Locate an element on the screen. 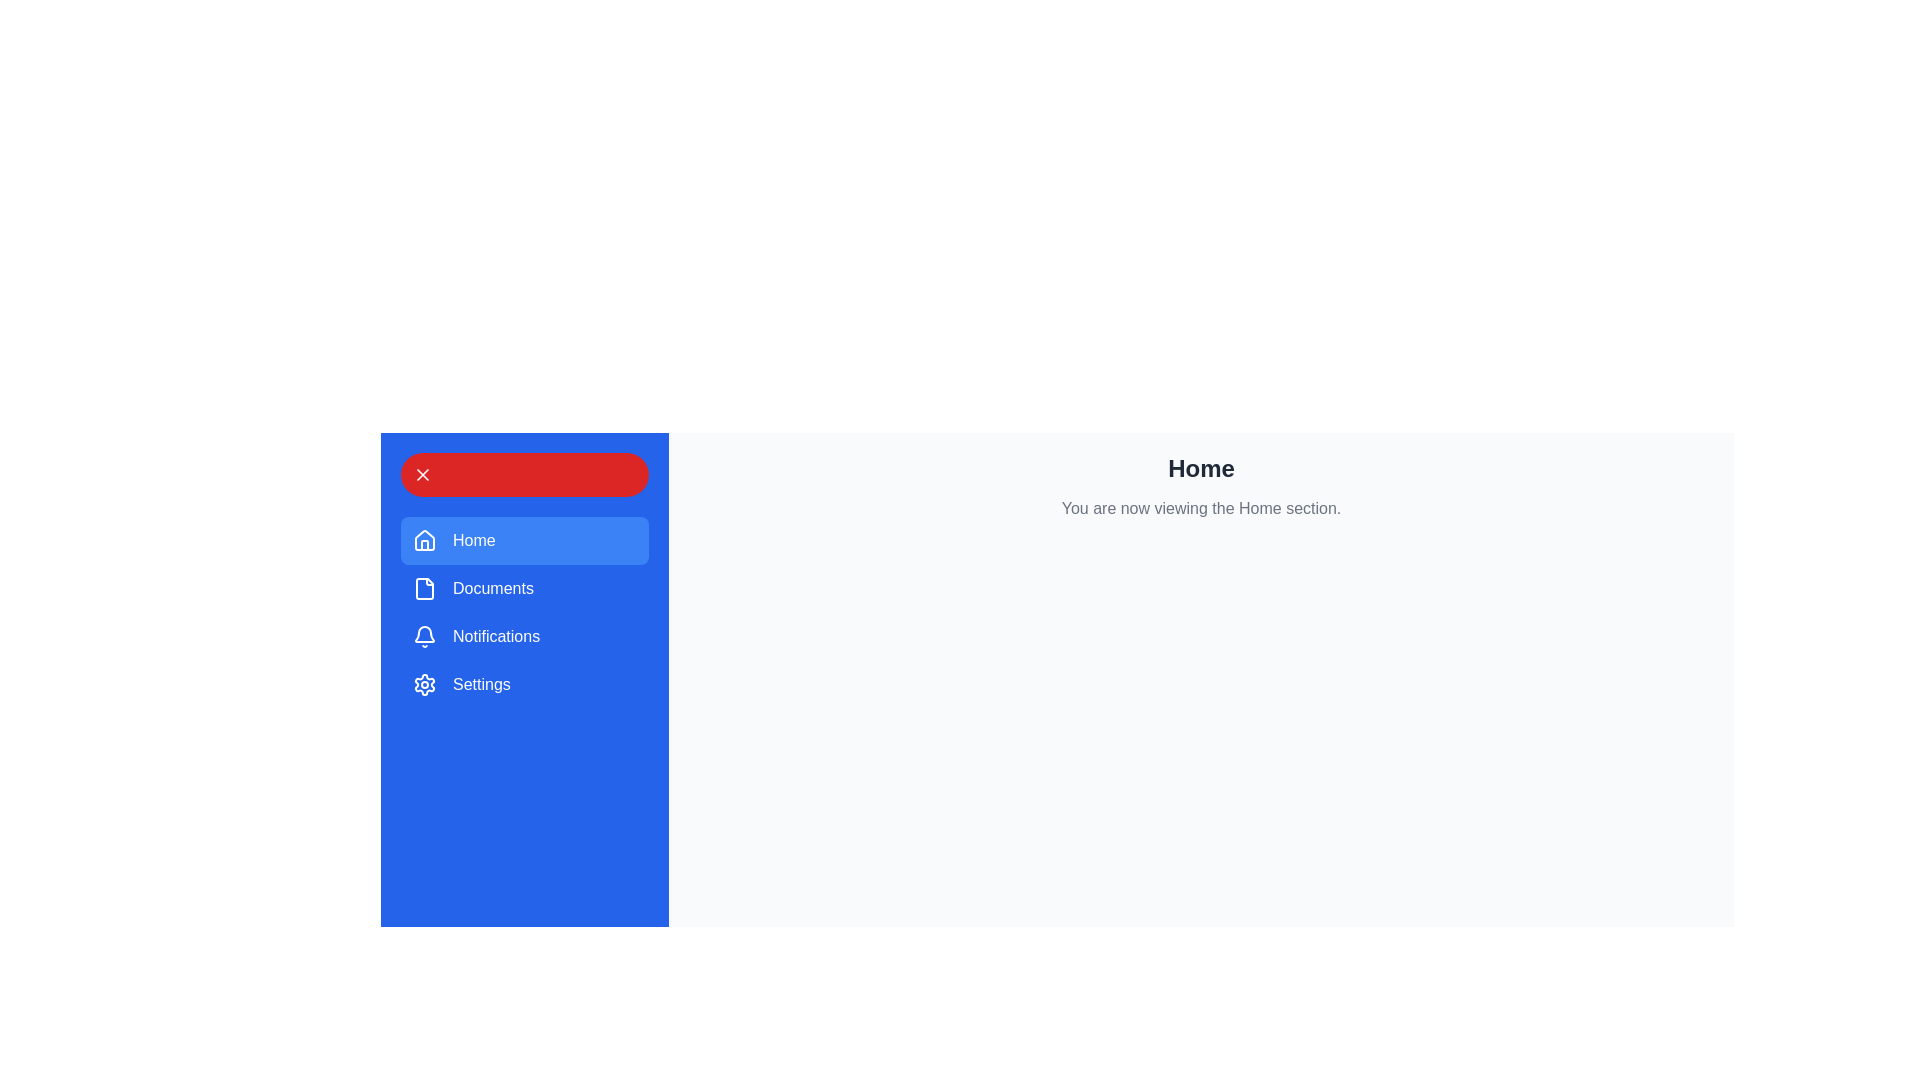 This screenshot has height=1080, width=1920. the menu item Notifications from the drawer menu is located at coordinates (524, 636).